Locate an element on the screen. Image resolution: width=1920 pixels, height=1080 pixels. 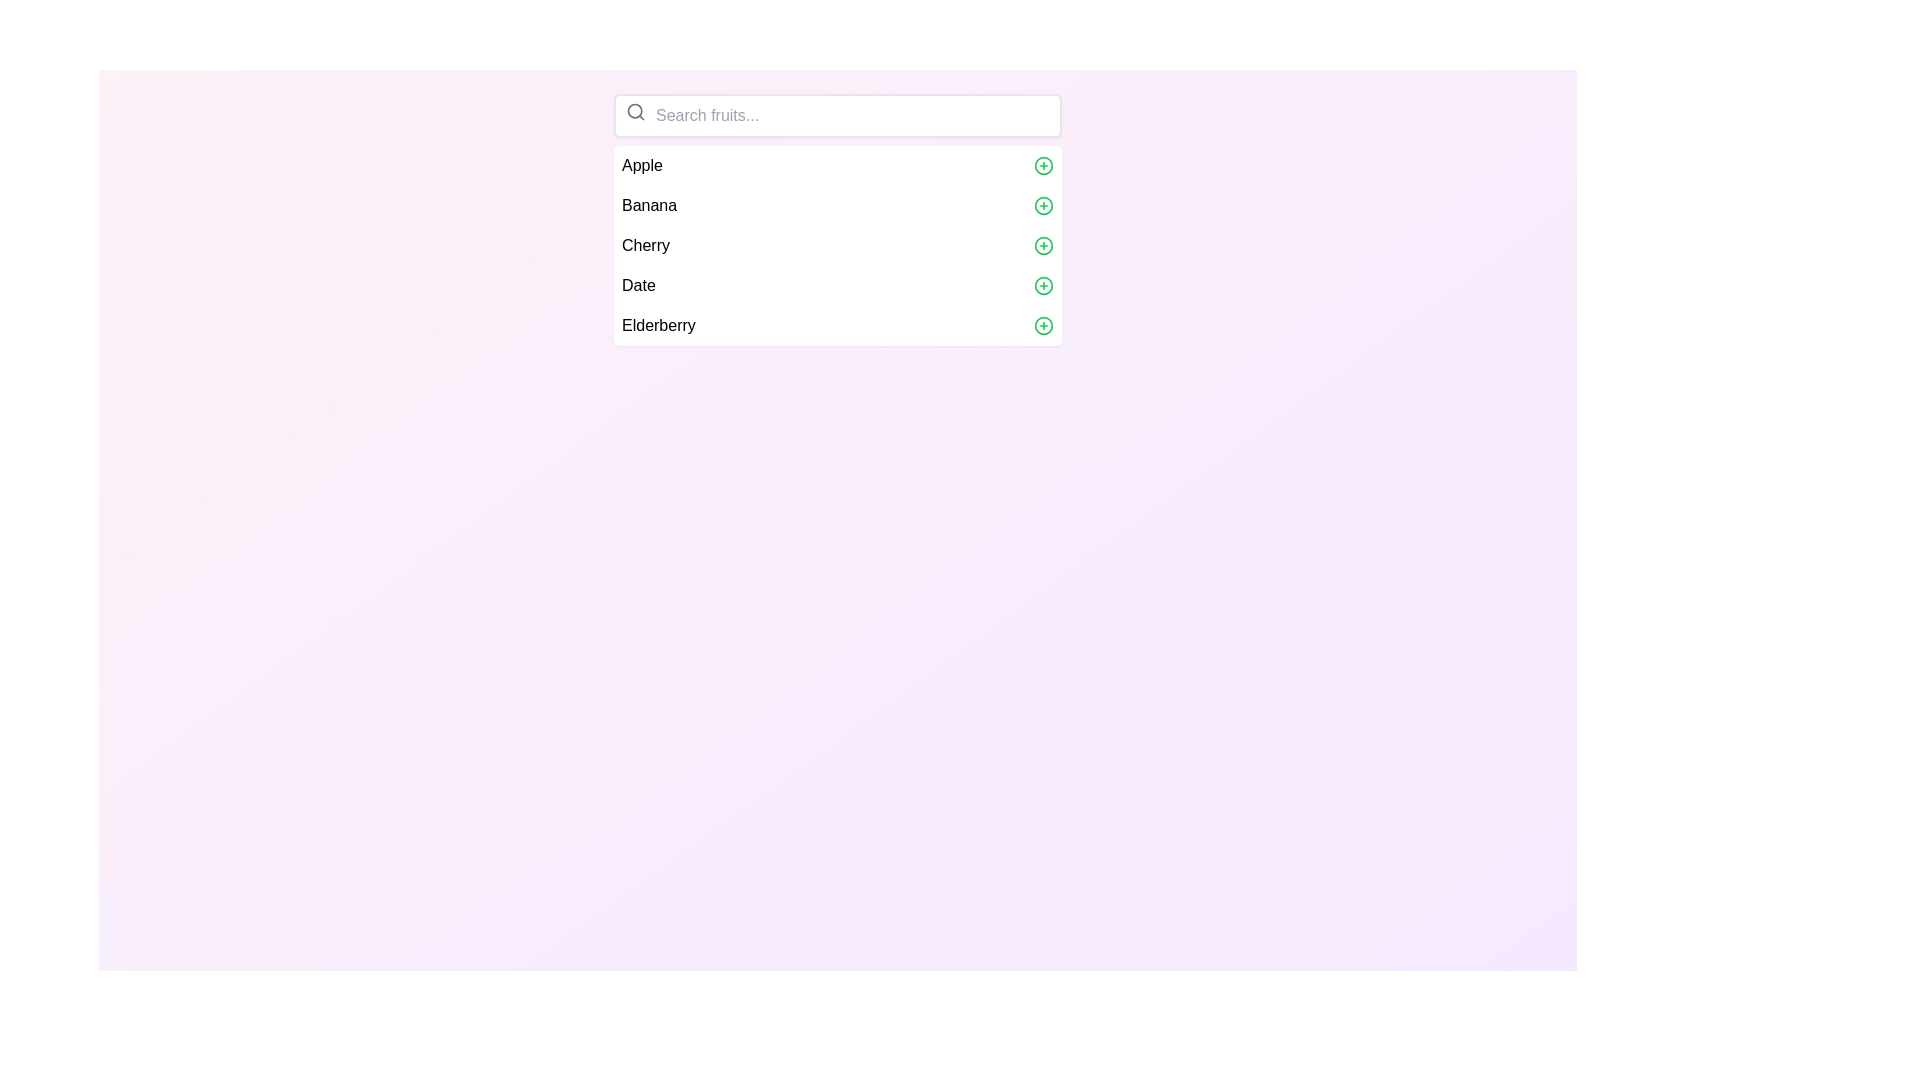
the SVG Circle that is part of the search icon, located in the top-left area of the search input field is located at coordinates (634, 111).